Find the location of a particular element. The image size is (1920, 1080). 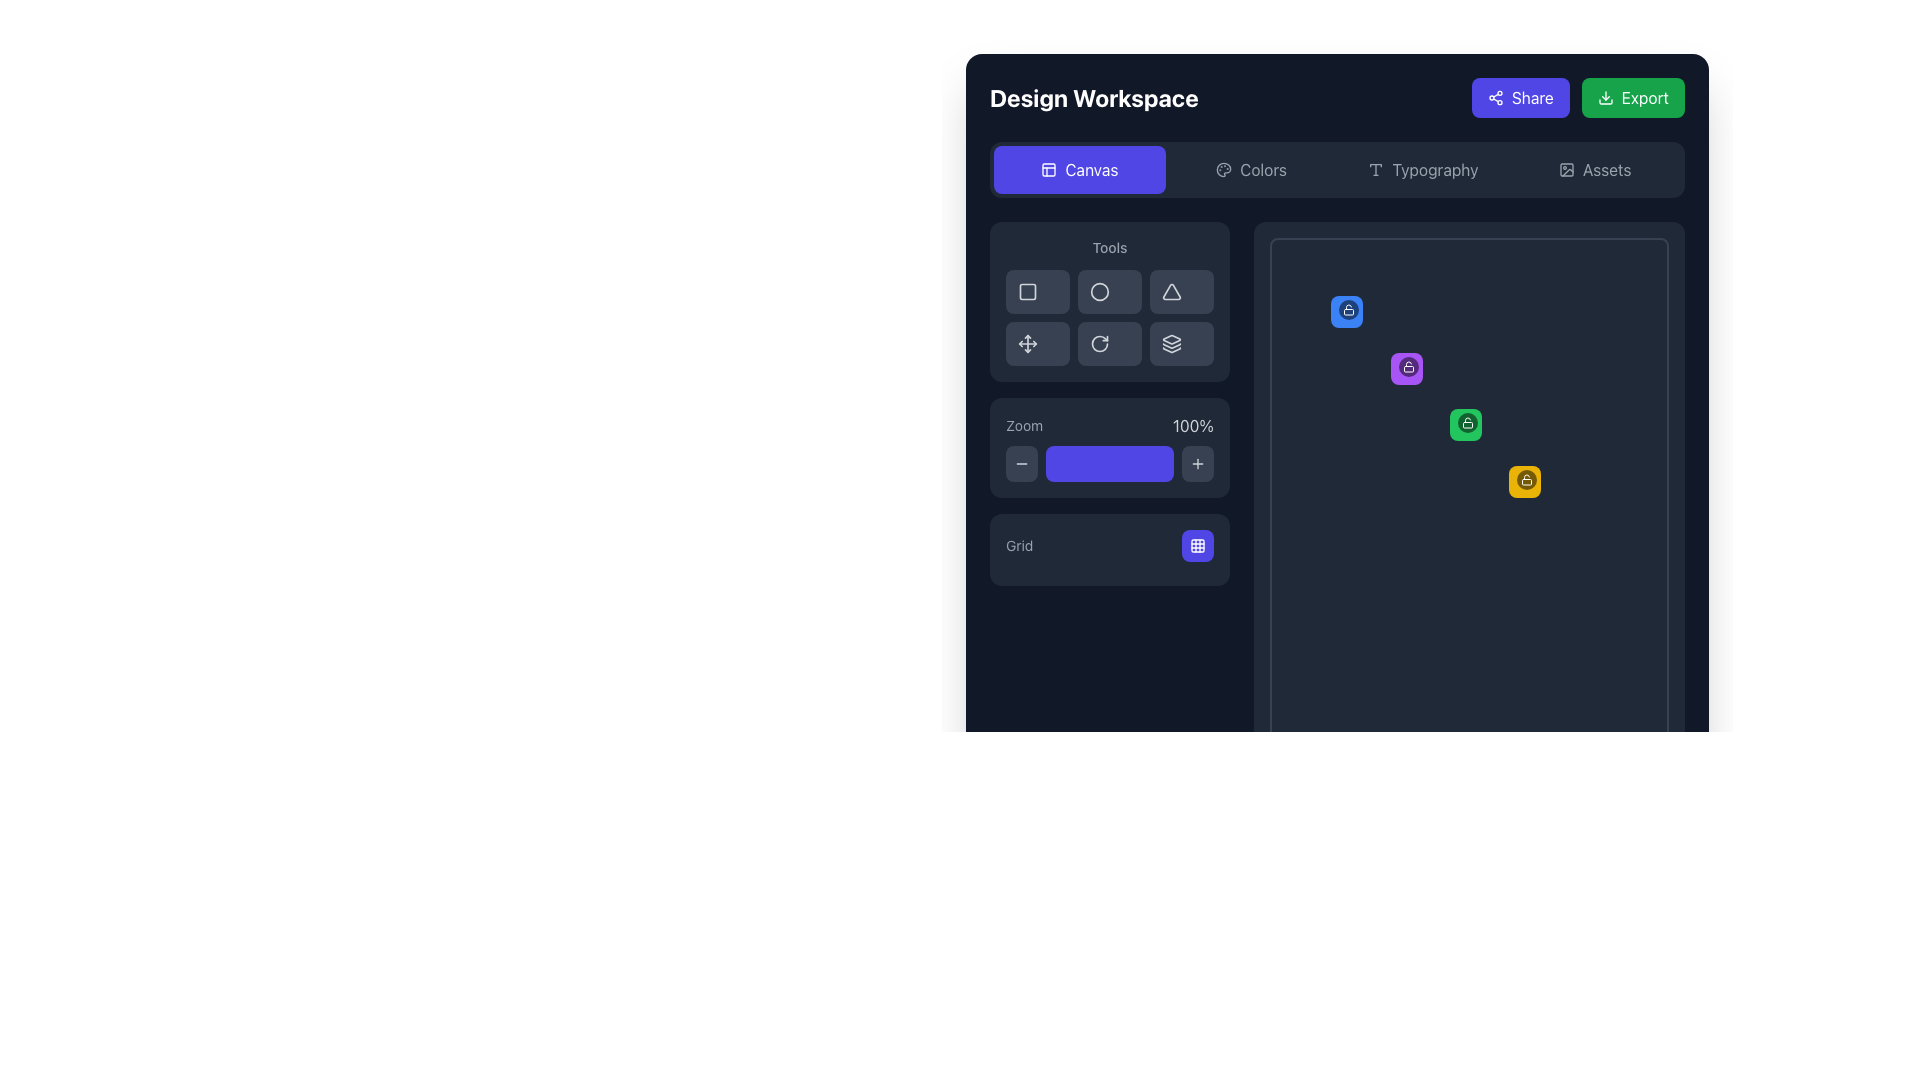

the button in the Grid of interactive buttons located in the center-right region of the 'Tools' section, directly below the label 'Tools' is located at coordinates (1108, 316).